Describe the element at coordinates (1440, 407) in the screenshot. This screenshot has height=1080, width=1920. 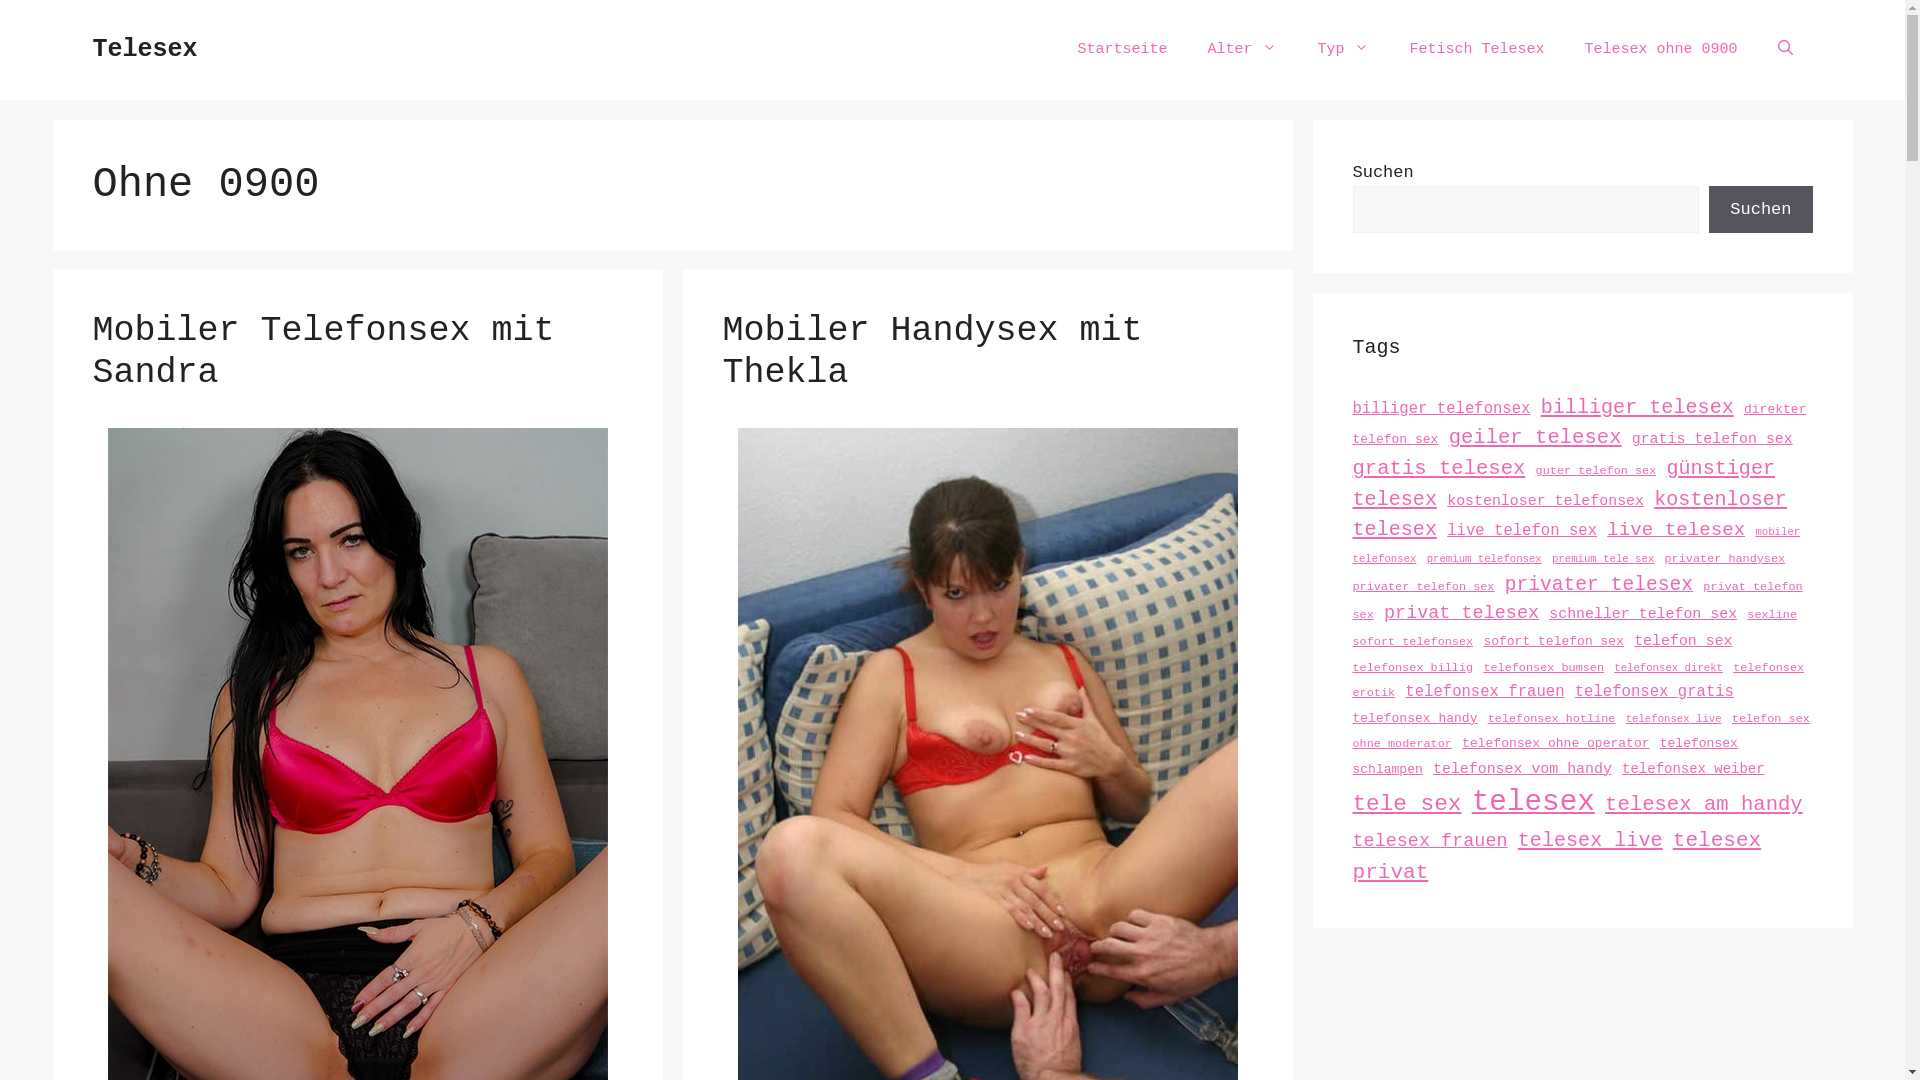
I see `'billiger telefonsex'` at that location.